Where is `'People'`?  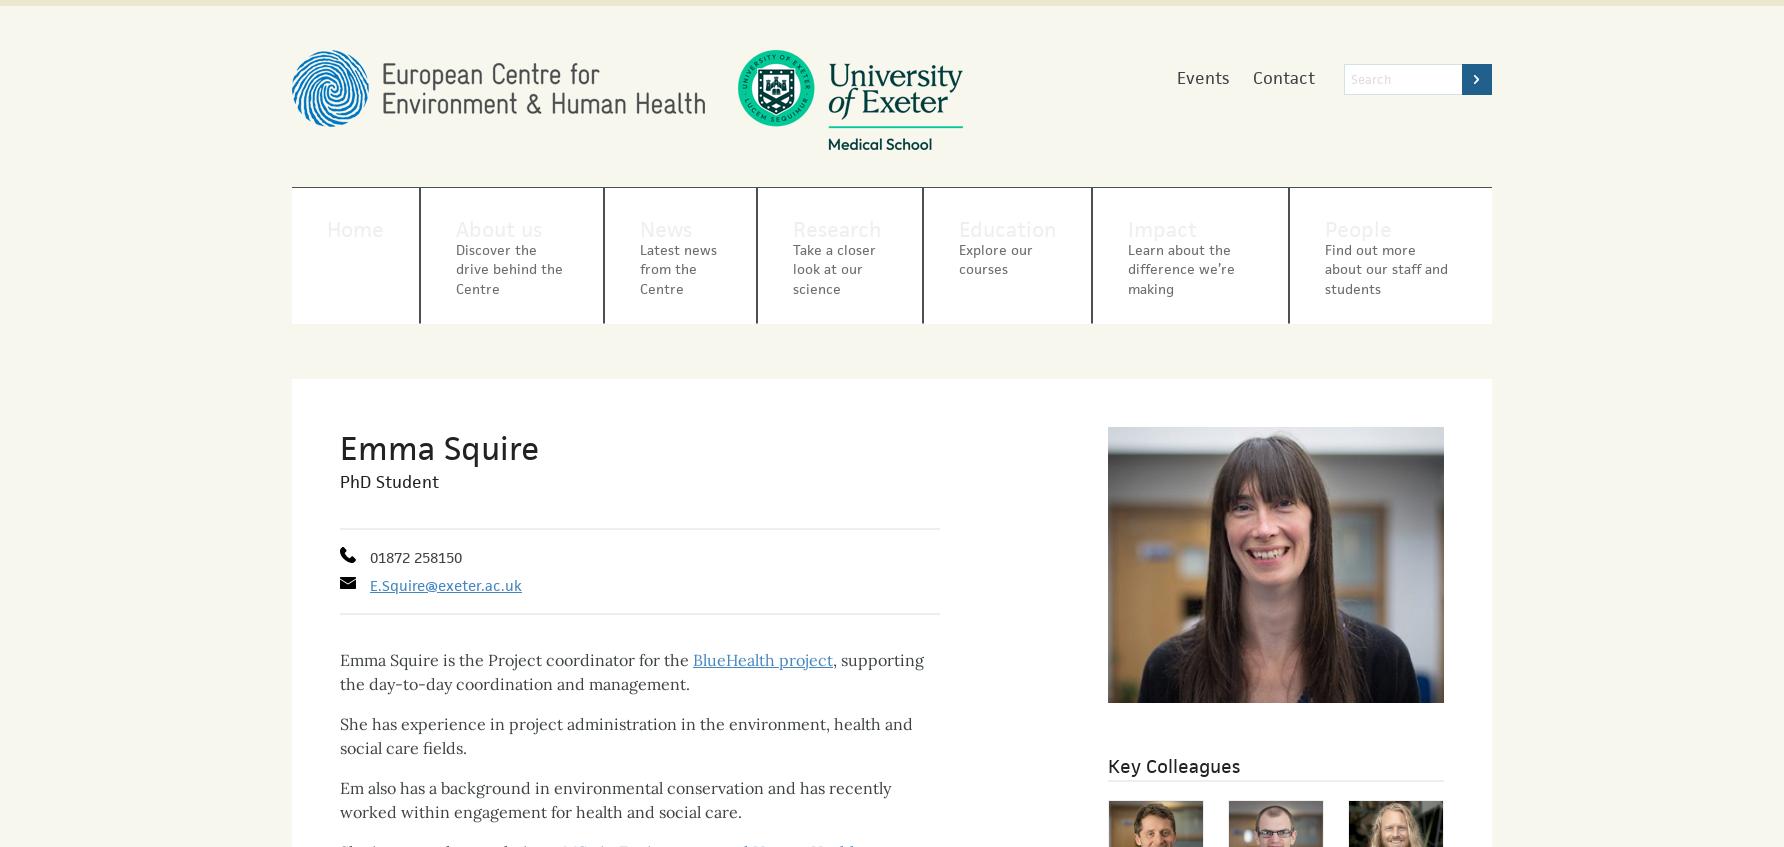
'People' is located at coordinates (1295, 218).